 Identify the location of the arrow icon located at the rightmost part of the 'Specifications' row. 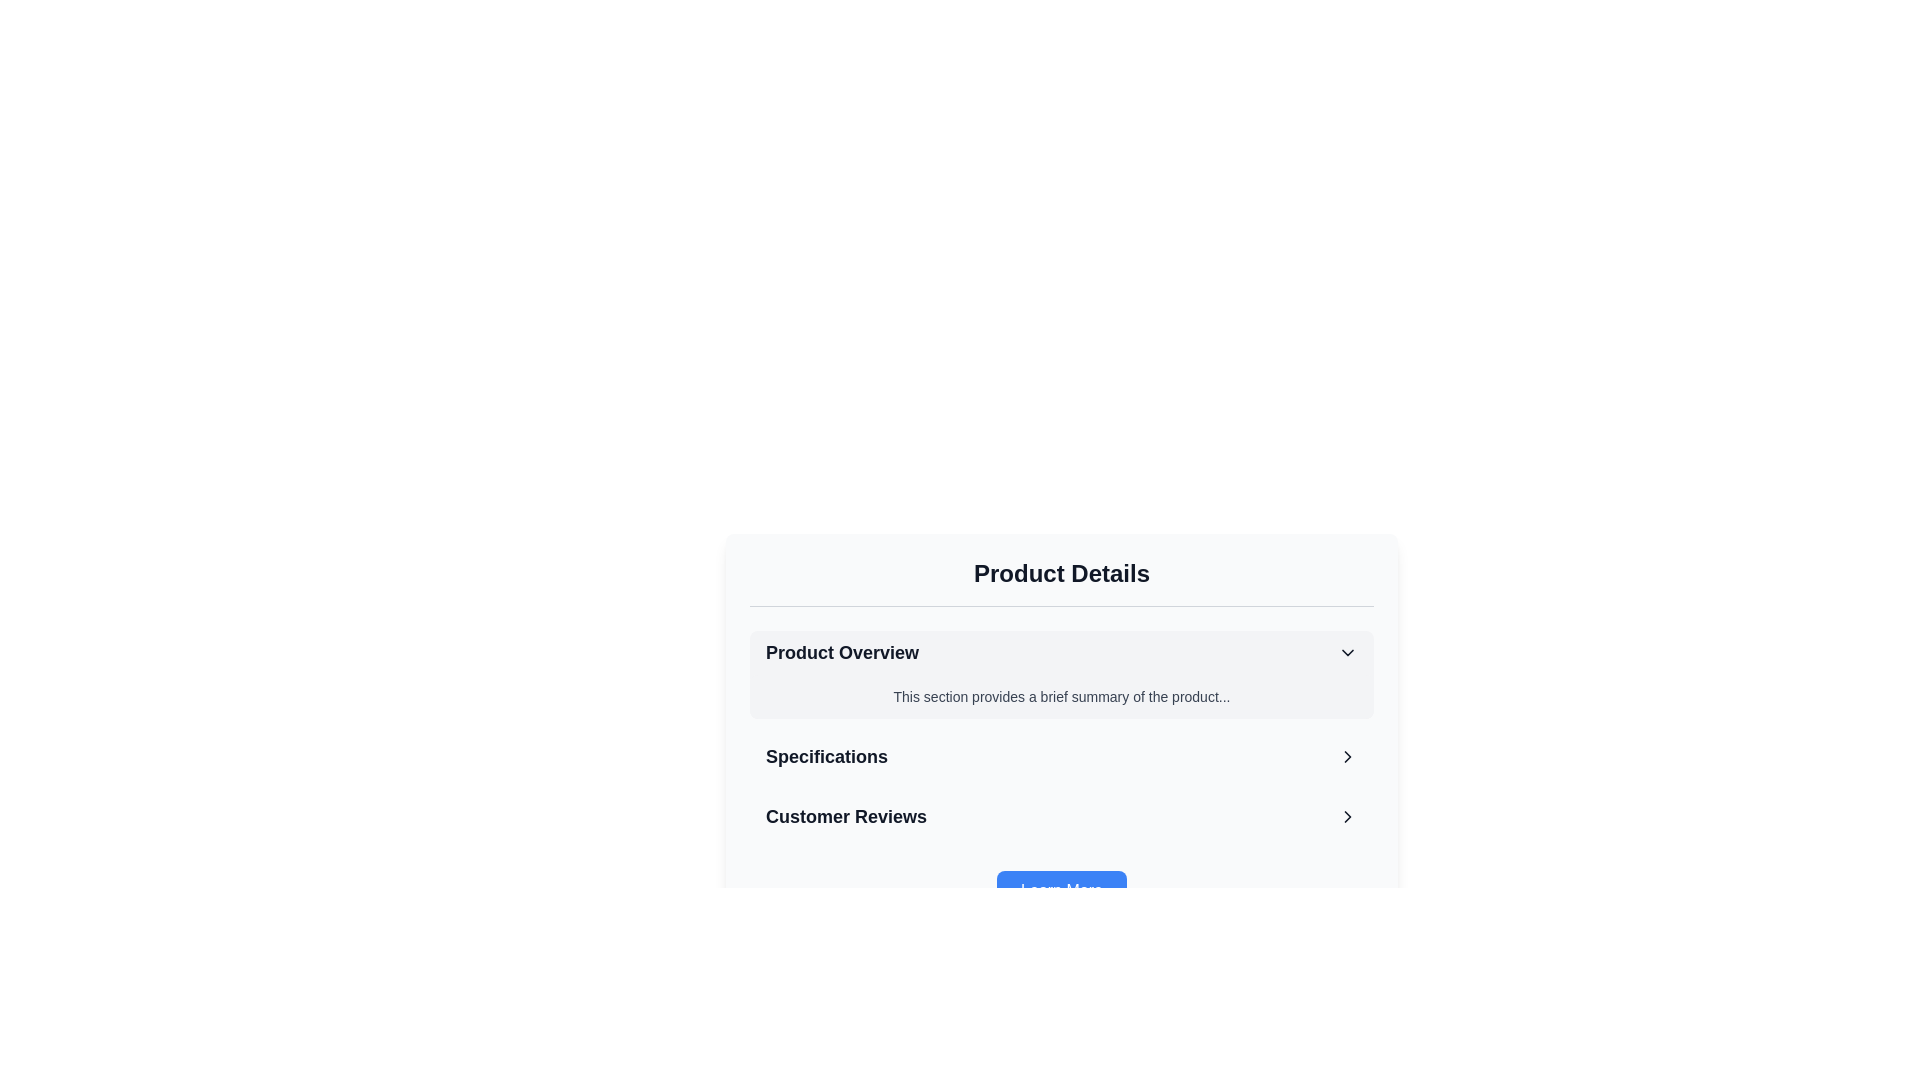
(1348, 756).